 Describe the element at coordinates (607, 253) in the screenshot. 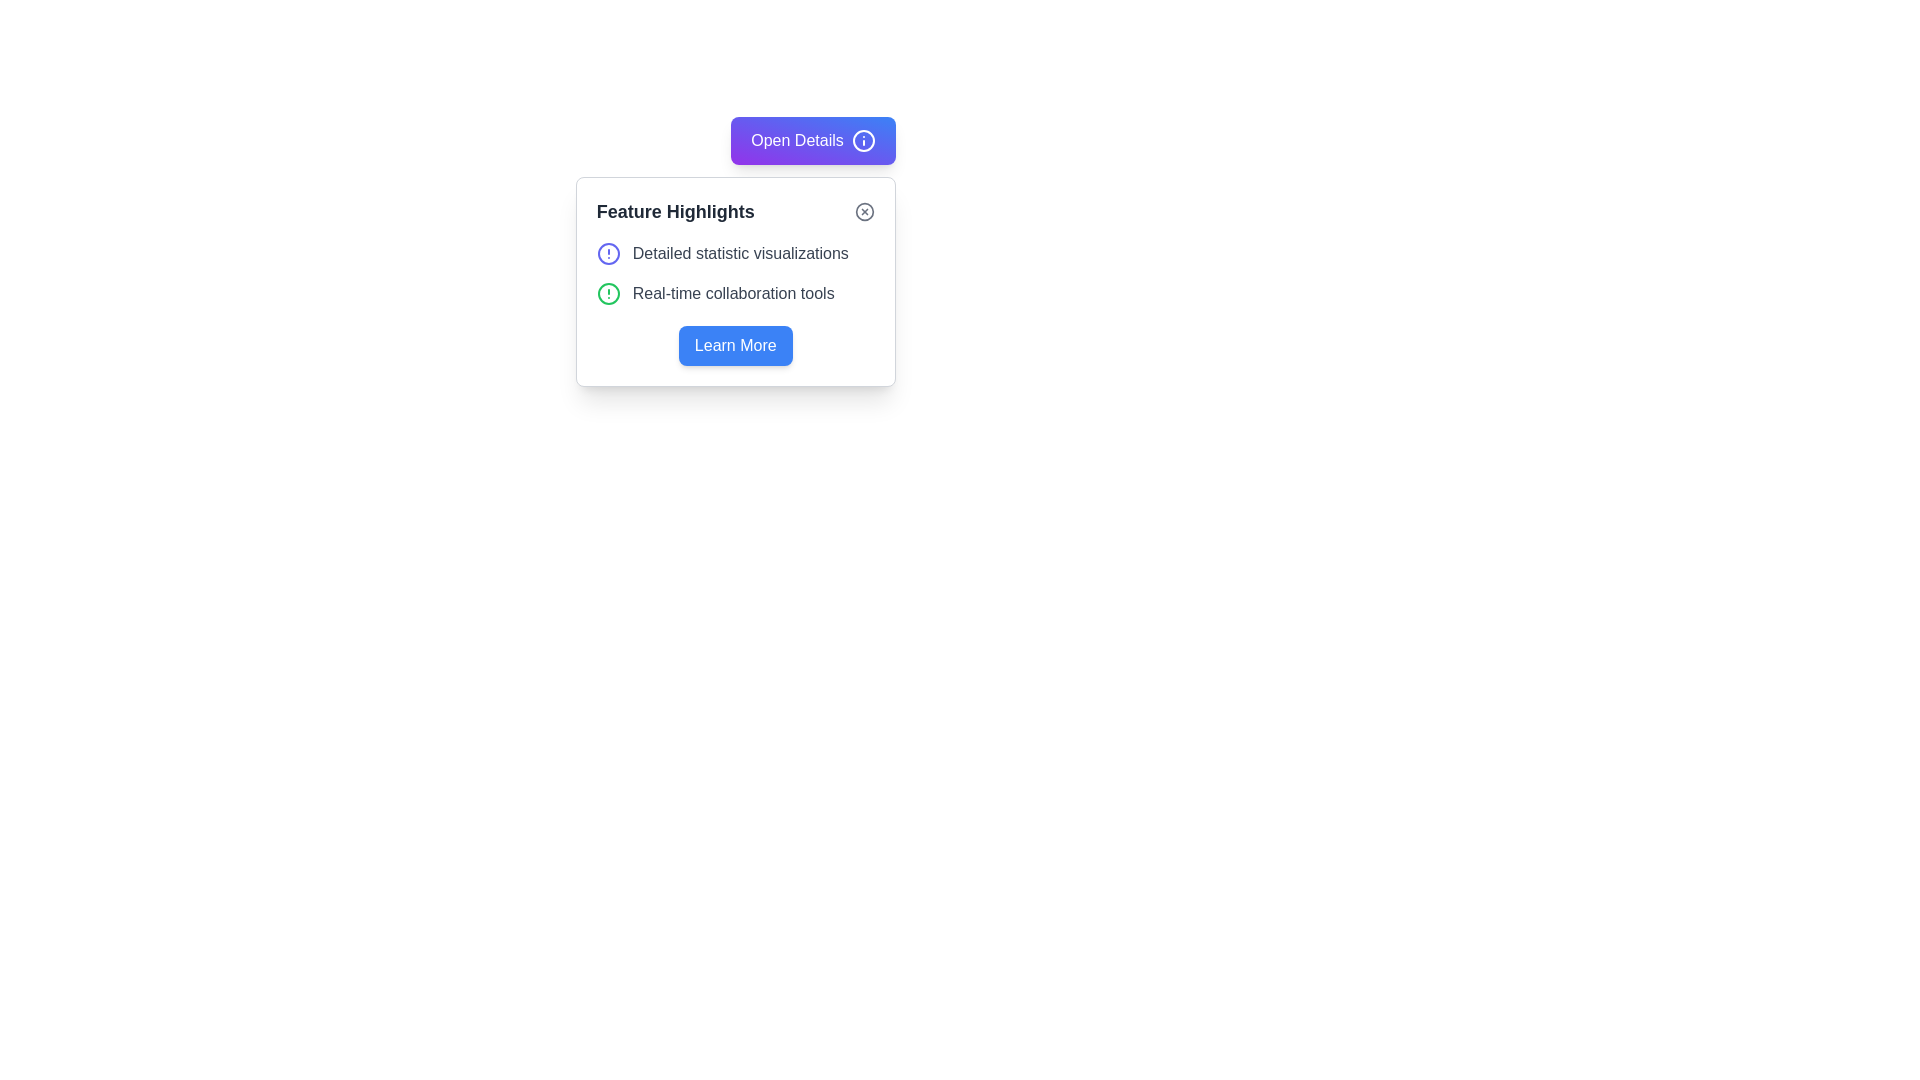

I see `the alert icon located at the far left of the text content in the 'Detailed statistic visualizations' section for interaction` at that location.